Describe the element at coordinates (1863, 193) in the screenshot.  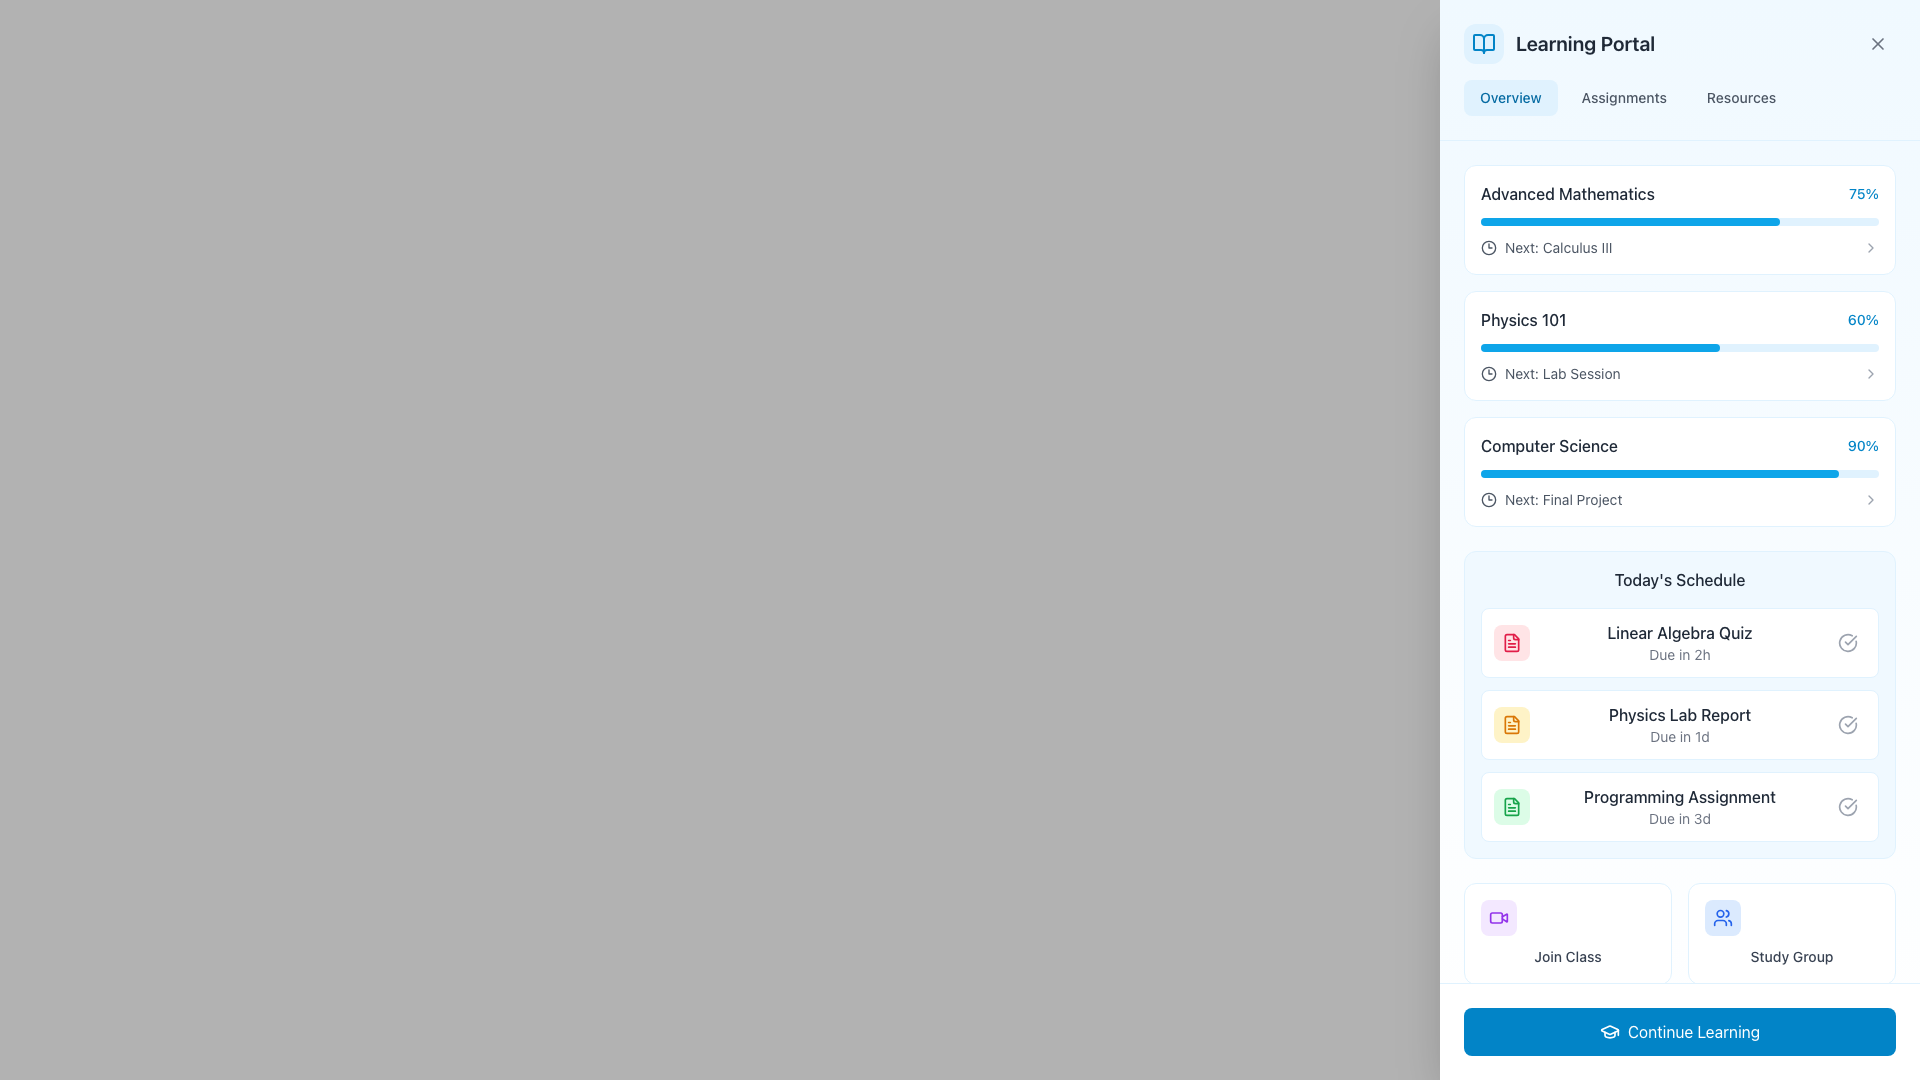
I see `percentage completion information displayed in the static text label indicating '75%' for the 'Advanced Mathematics' course located at the top right of the corresponding card` at that location.